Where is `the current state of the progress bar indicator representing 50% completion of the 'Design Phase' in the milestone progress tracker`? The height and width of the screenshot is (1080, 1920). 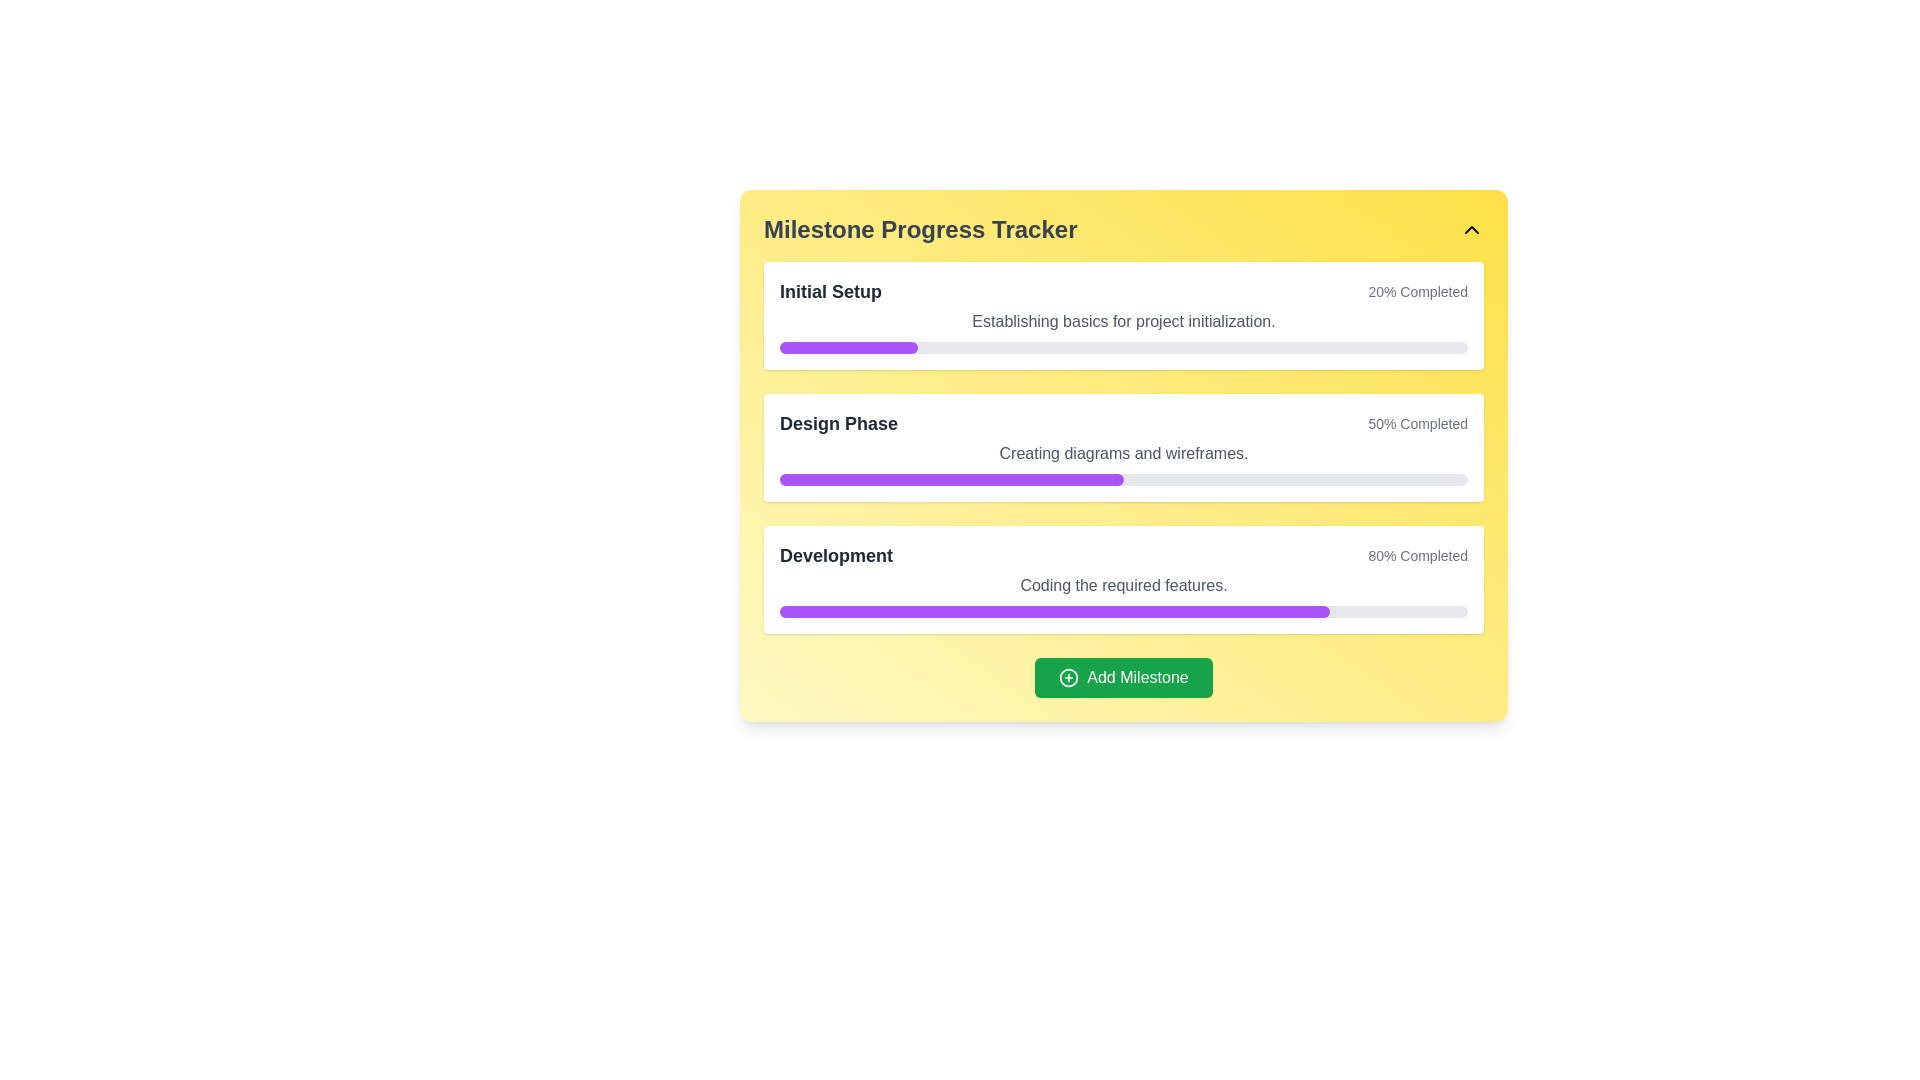
the current state of the progress bar indicator representing 50% completion of the 'Design Phase' in the milestone progress tracker is located at coordinates (950, 479).